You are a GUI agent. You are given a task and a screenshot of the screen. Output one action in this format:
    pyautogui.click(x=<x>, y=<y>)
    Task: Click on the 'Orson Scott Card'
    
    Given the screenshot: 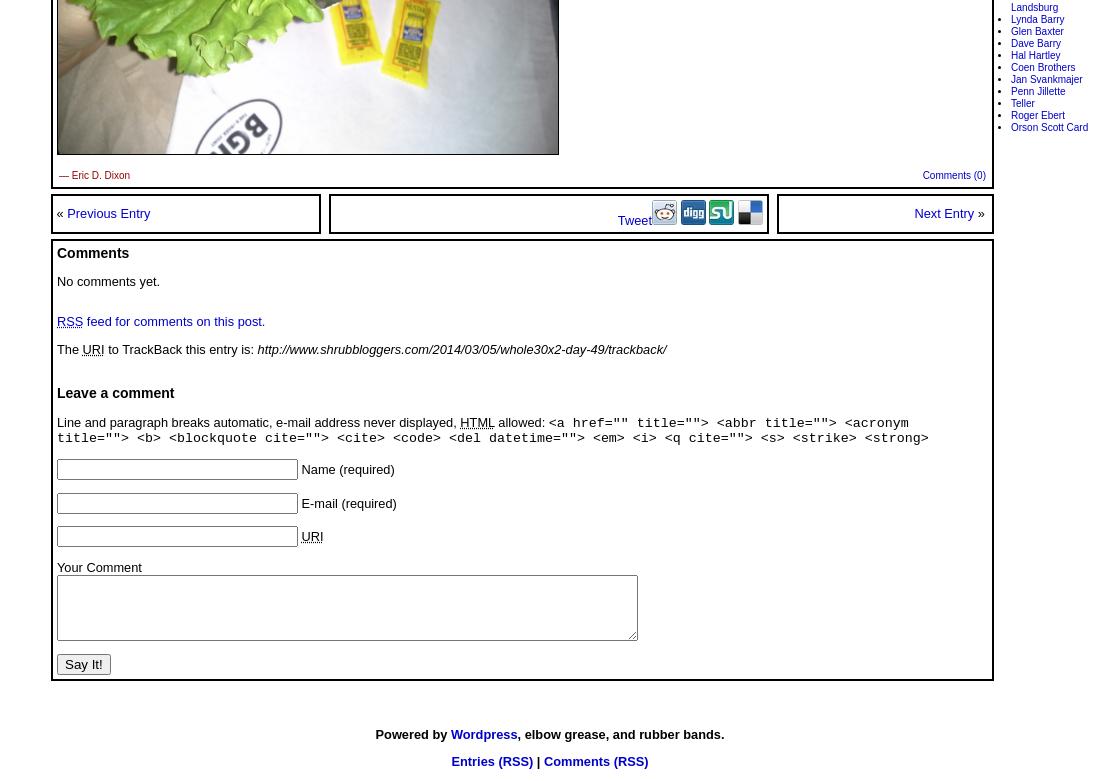 What is the action you would take?
    pyautogui.click(x=1049, y=127)
    